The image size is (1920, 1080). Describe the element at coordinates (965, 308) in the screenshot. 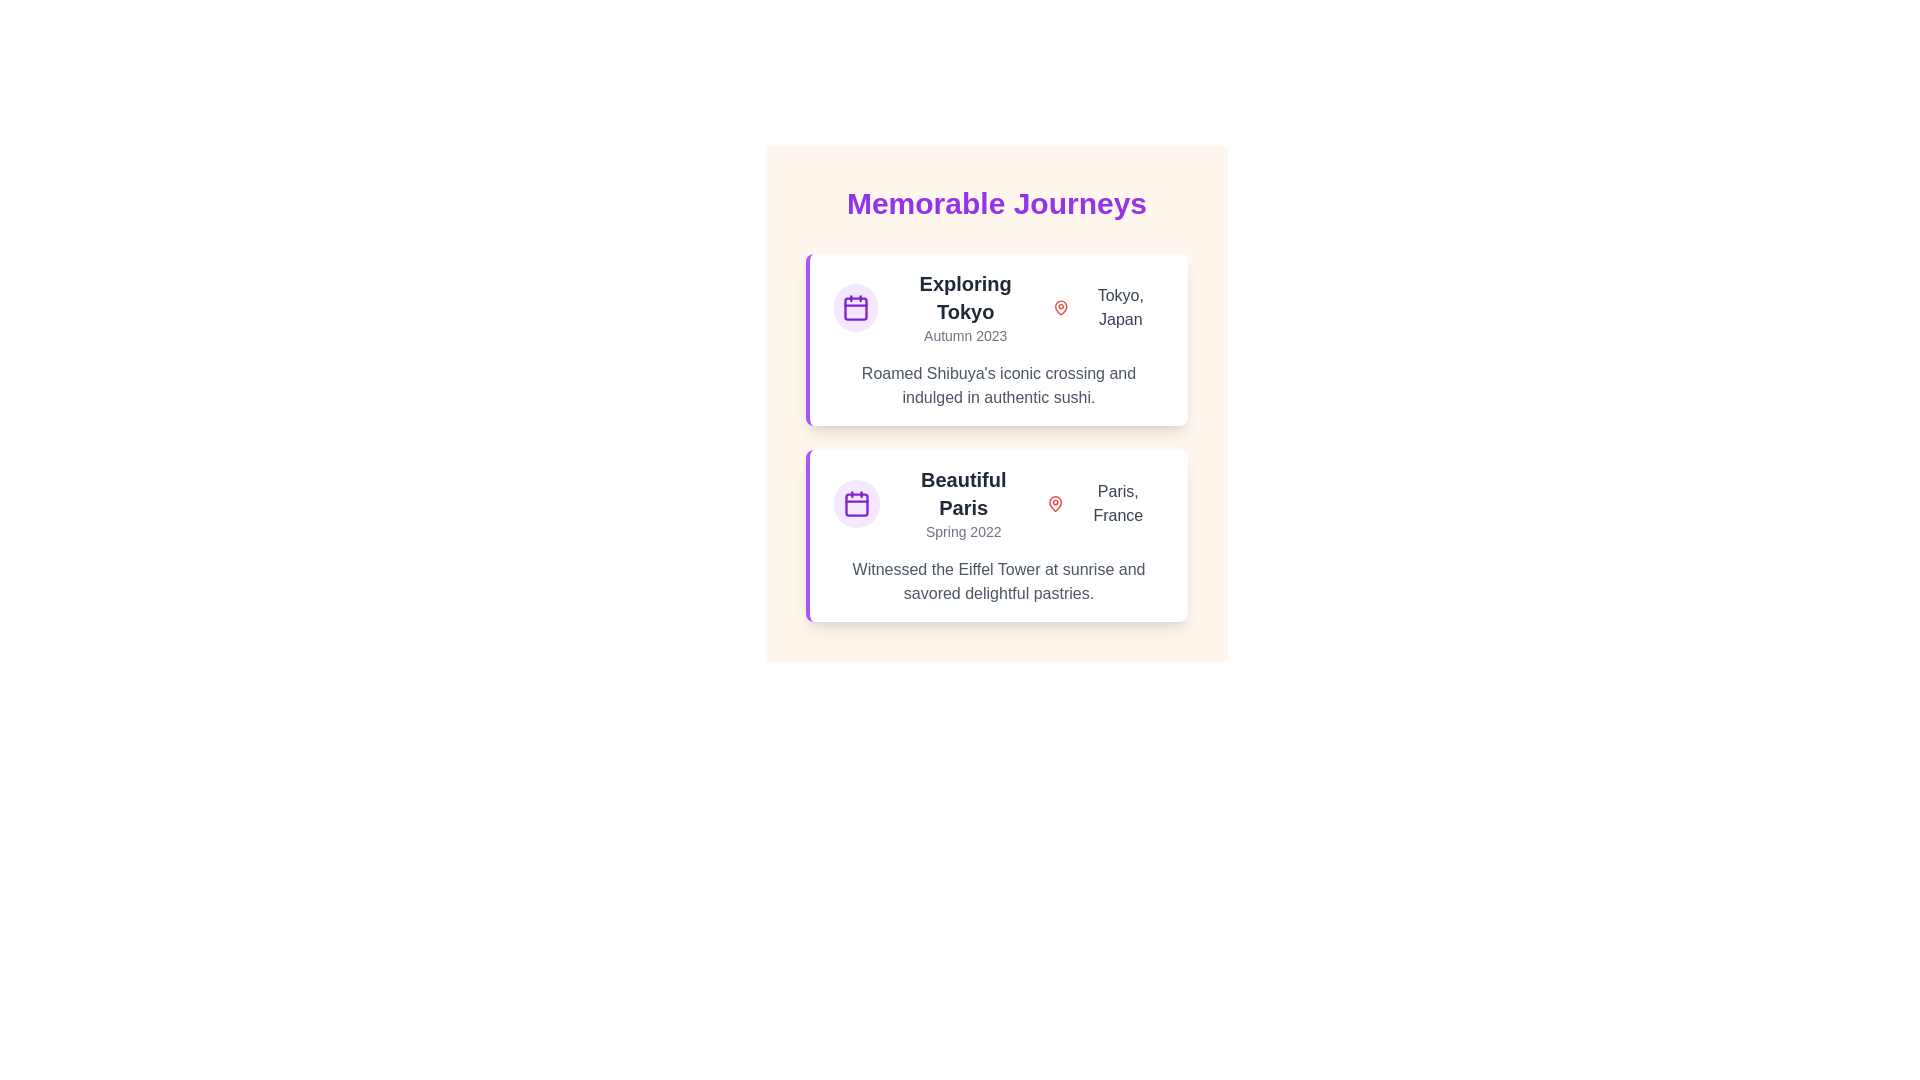

I see `the text block displaying 'Exploring Tokyo' and 'Autumn 2023', which is located in the top-left quadrant of a card, above a description paragraph` at that location.